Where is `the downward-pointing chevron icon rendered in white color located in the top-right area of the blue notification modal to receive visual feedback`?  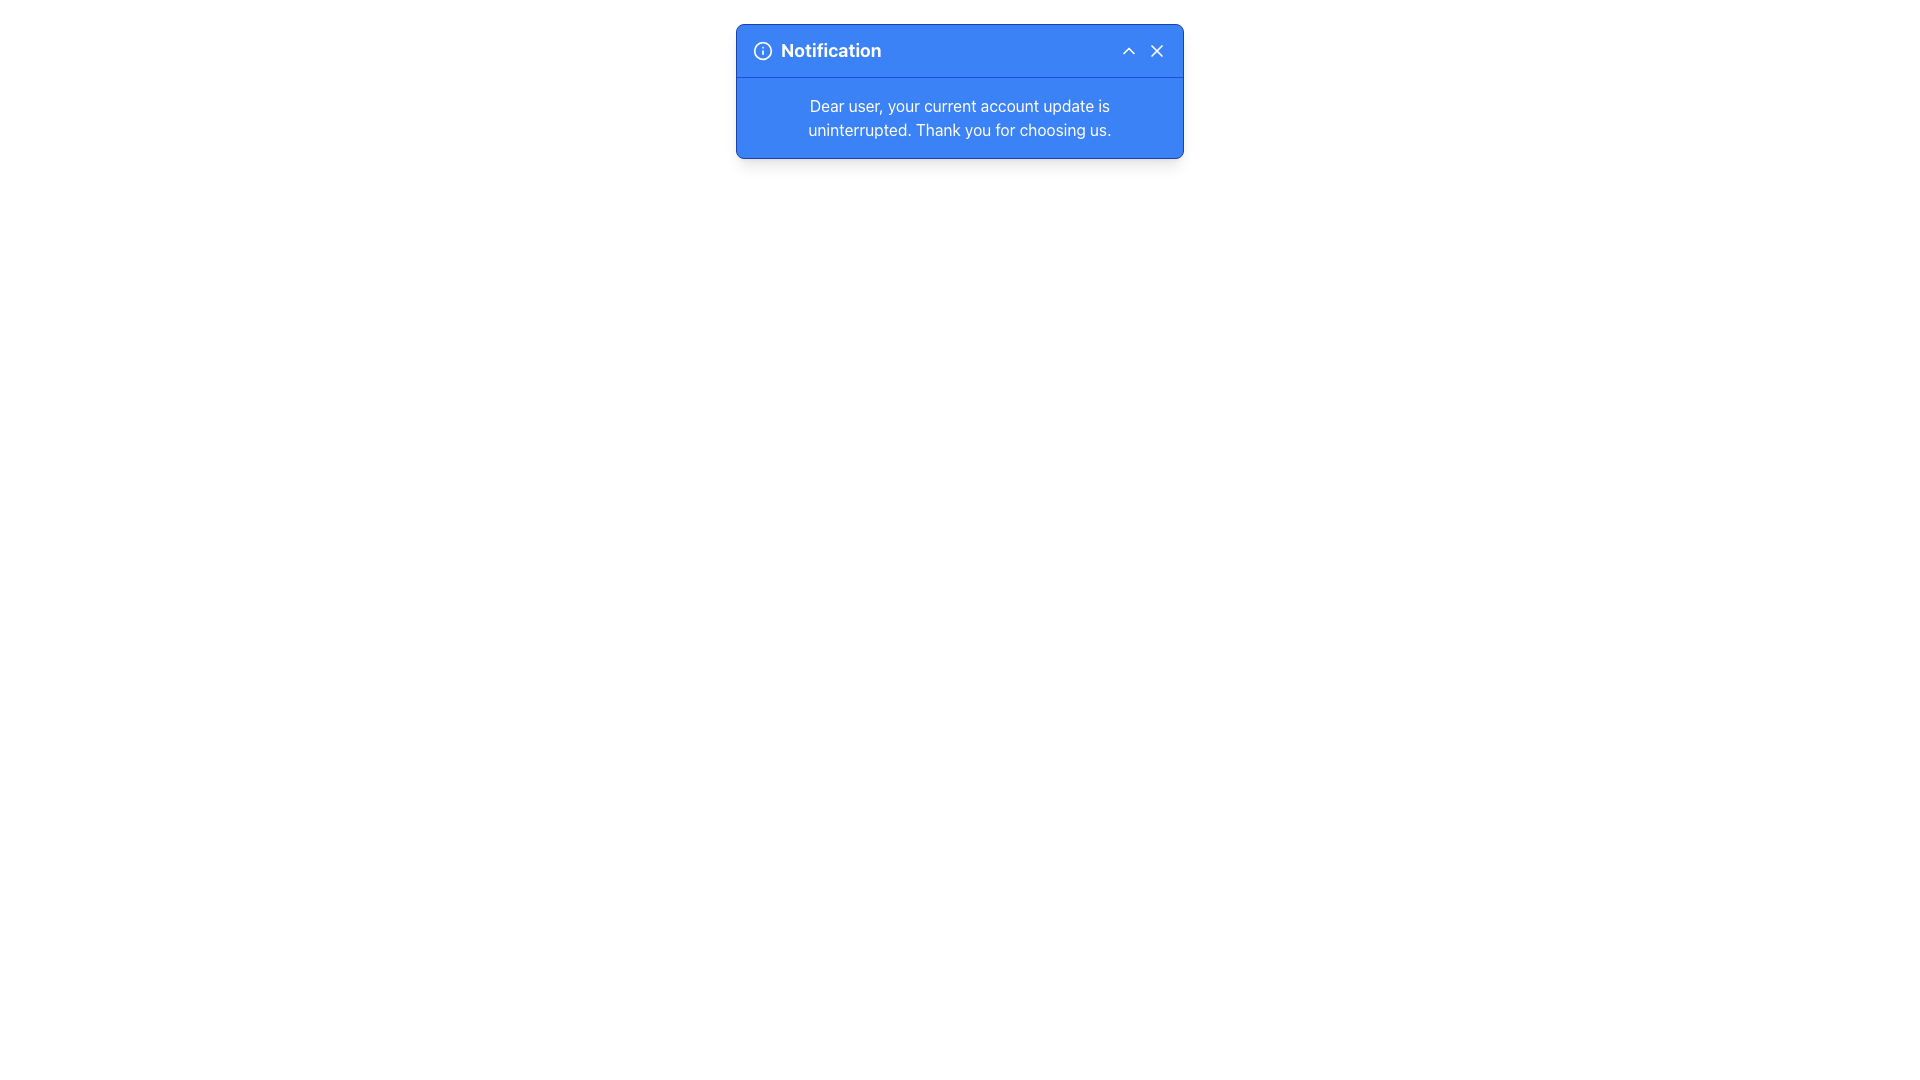
the downward-pointing chevron icon rendered in white color located in the top-right area of the blue notification modal to receive visual feedback is located at coordinates (1128, 49).